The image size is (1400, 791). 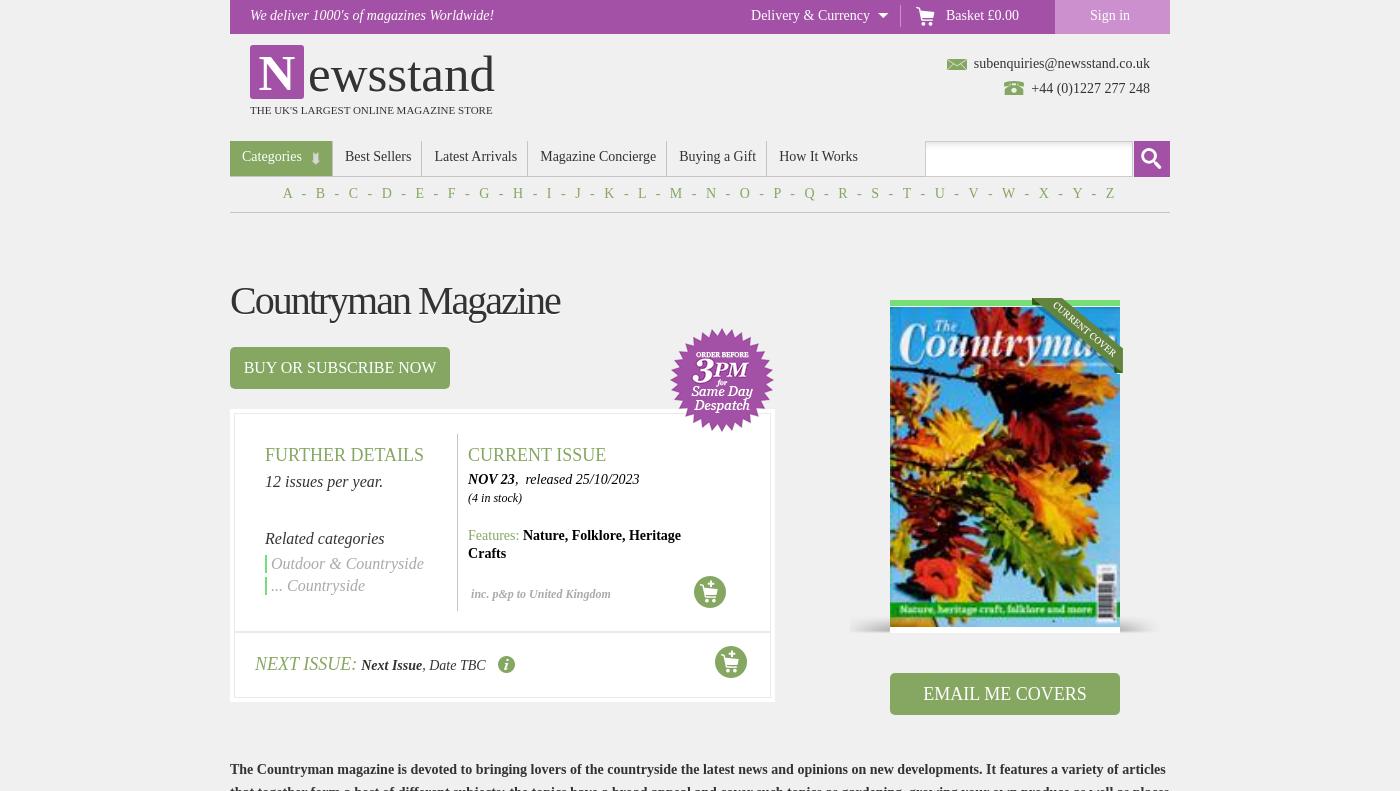 I want to click on 'Q', so click(x=810, y=193).